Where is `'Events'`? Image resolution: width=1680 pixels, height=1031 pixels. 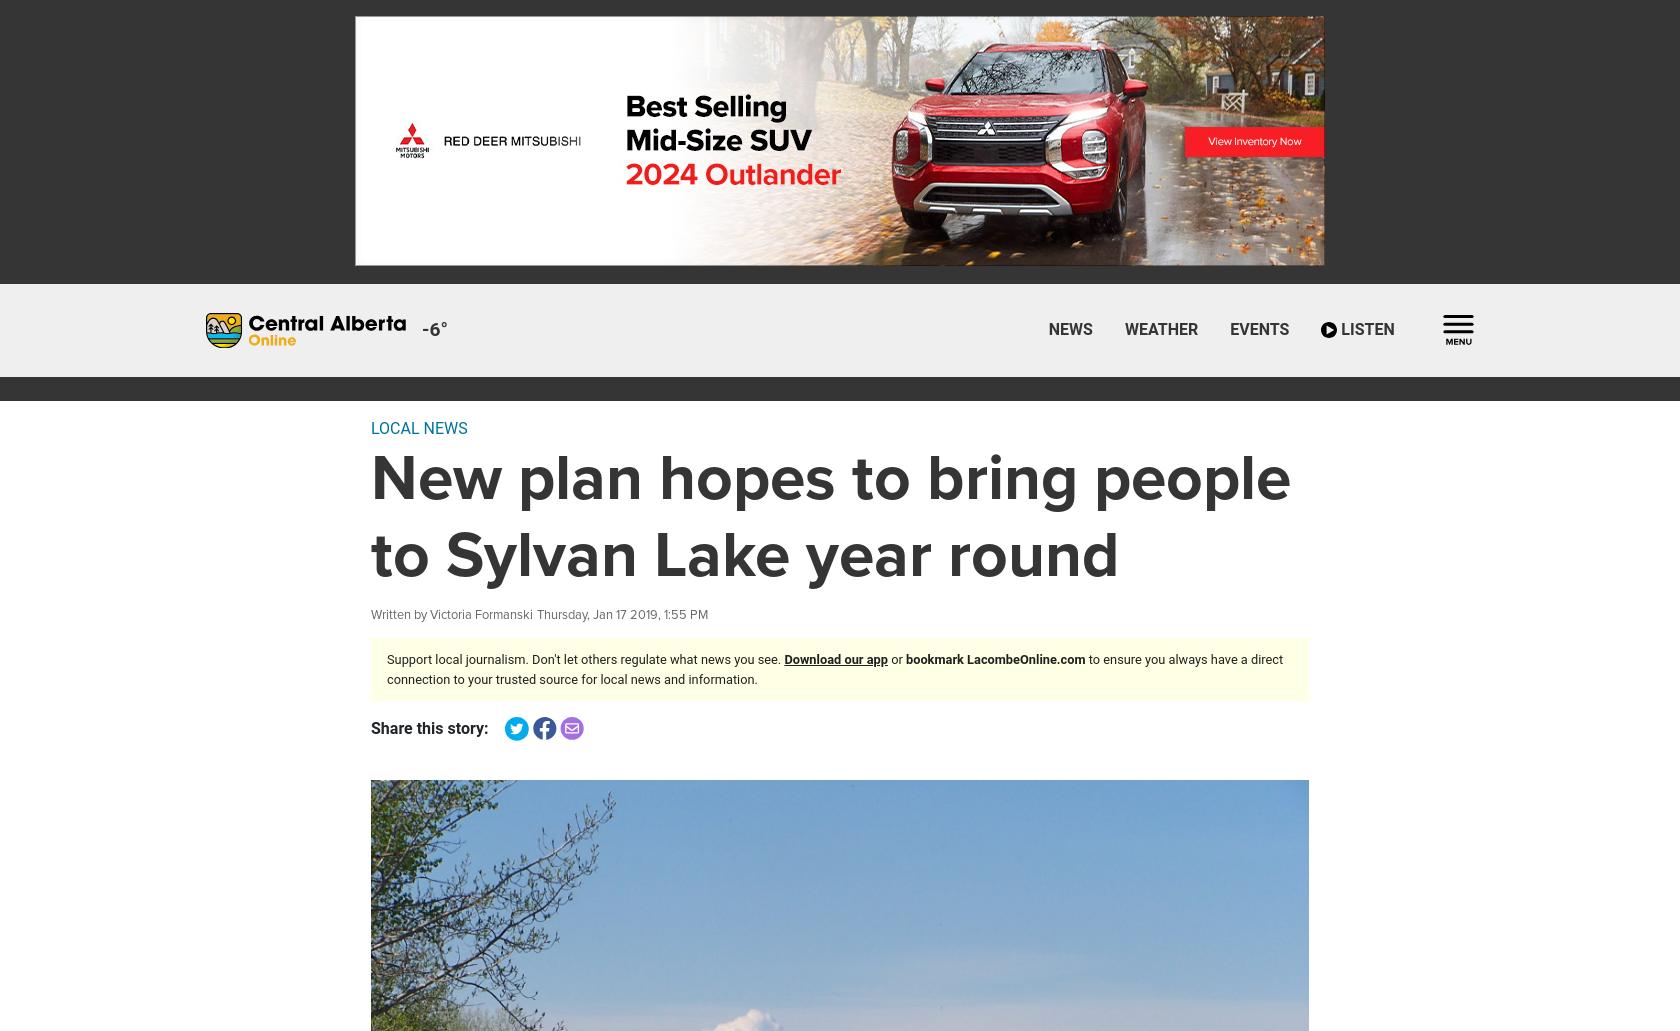 'Events' is located at coordinates (1229, 328).